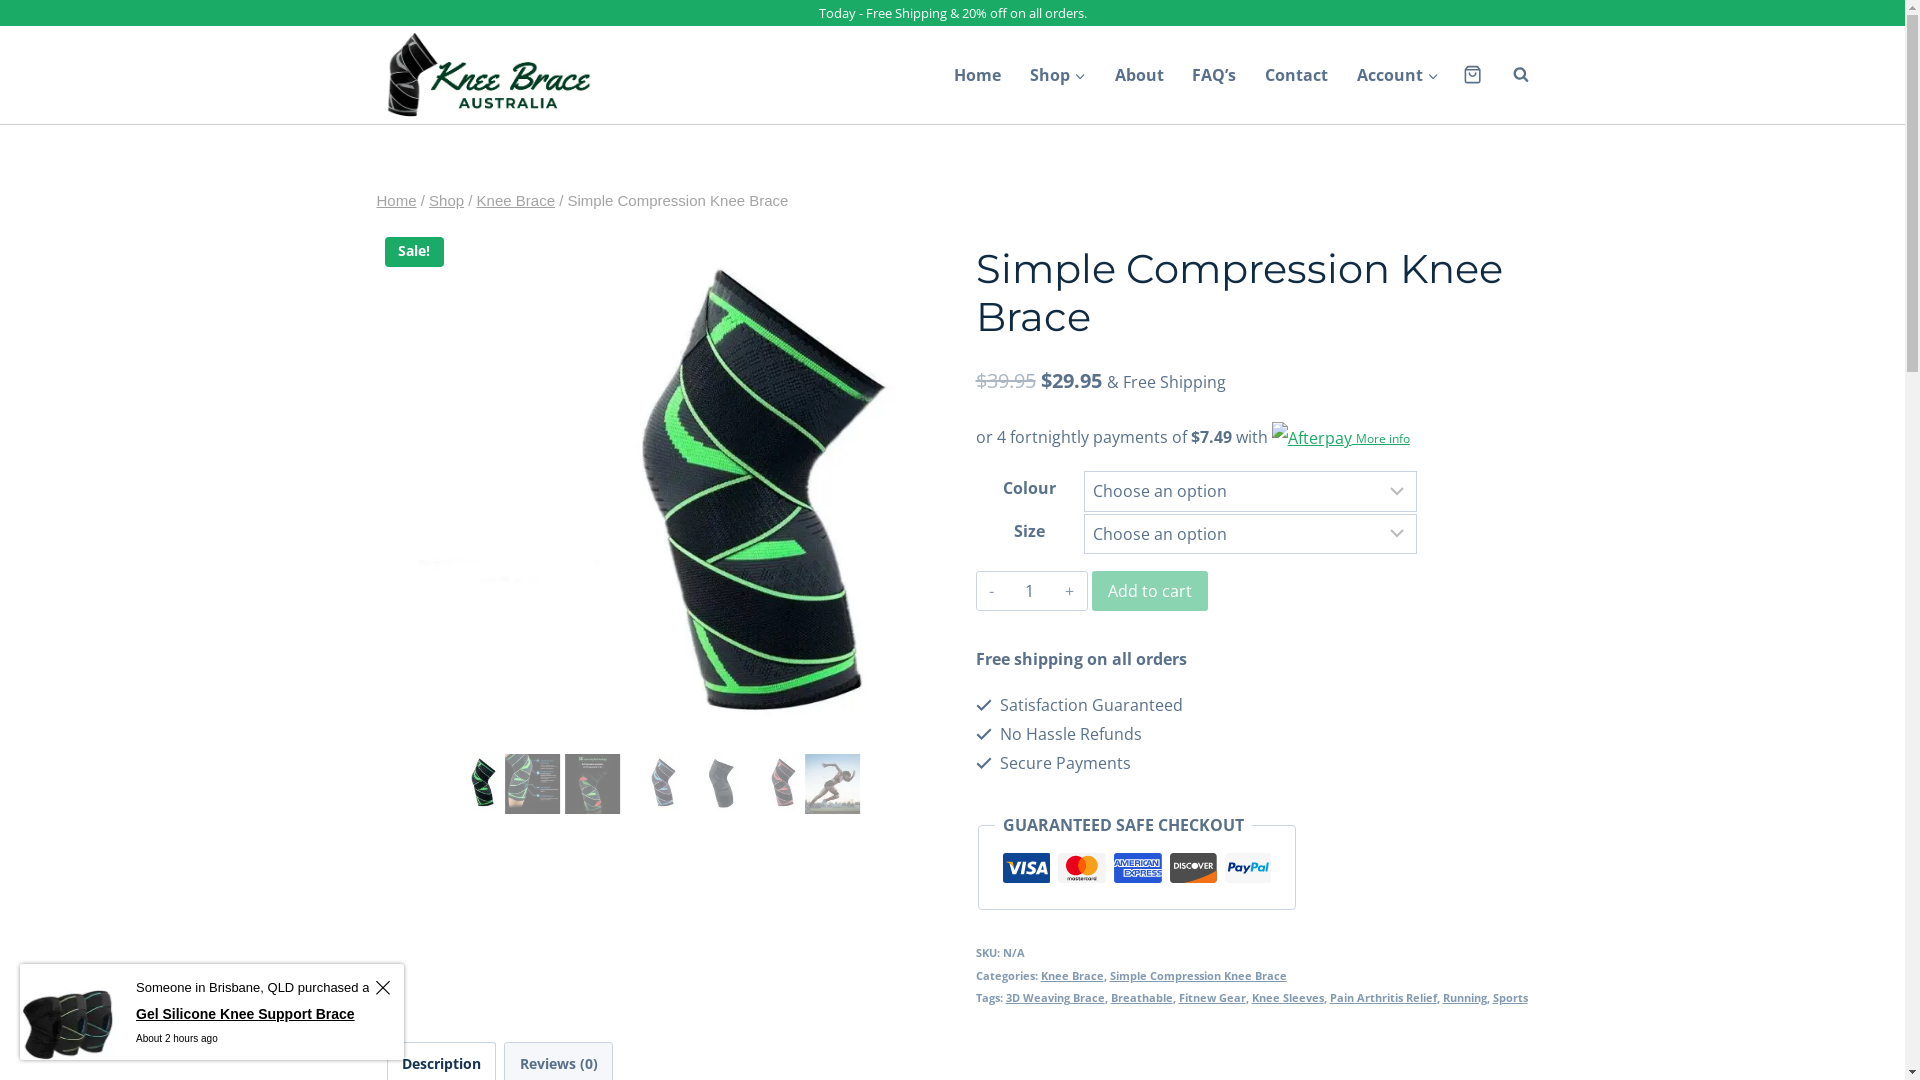  I want to click on 'Home', so click(395, 200).